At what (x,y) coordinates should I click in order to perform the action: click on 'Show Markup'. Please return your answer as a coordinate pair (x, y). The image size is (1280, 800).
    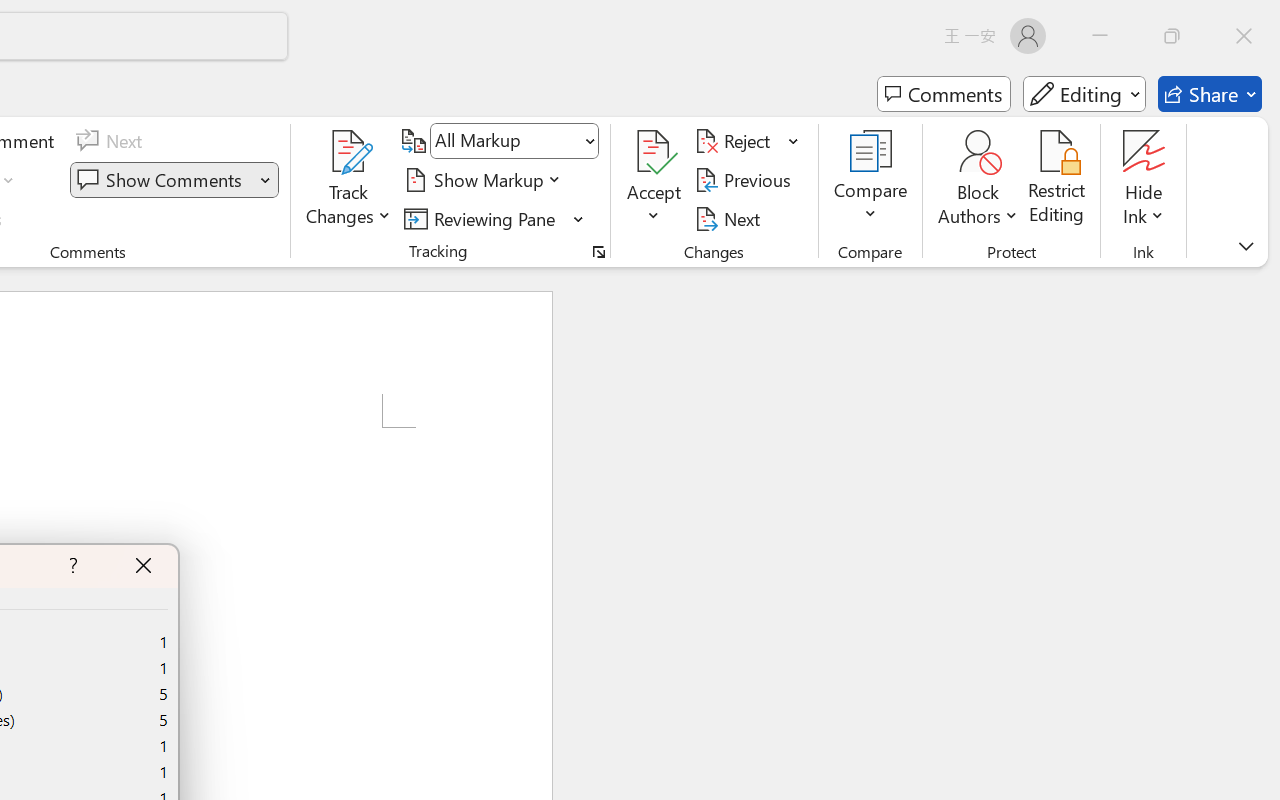
    Looking at the image, I should click on (485, 179).